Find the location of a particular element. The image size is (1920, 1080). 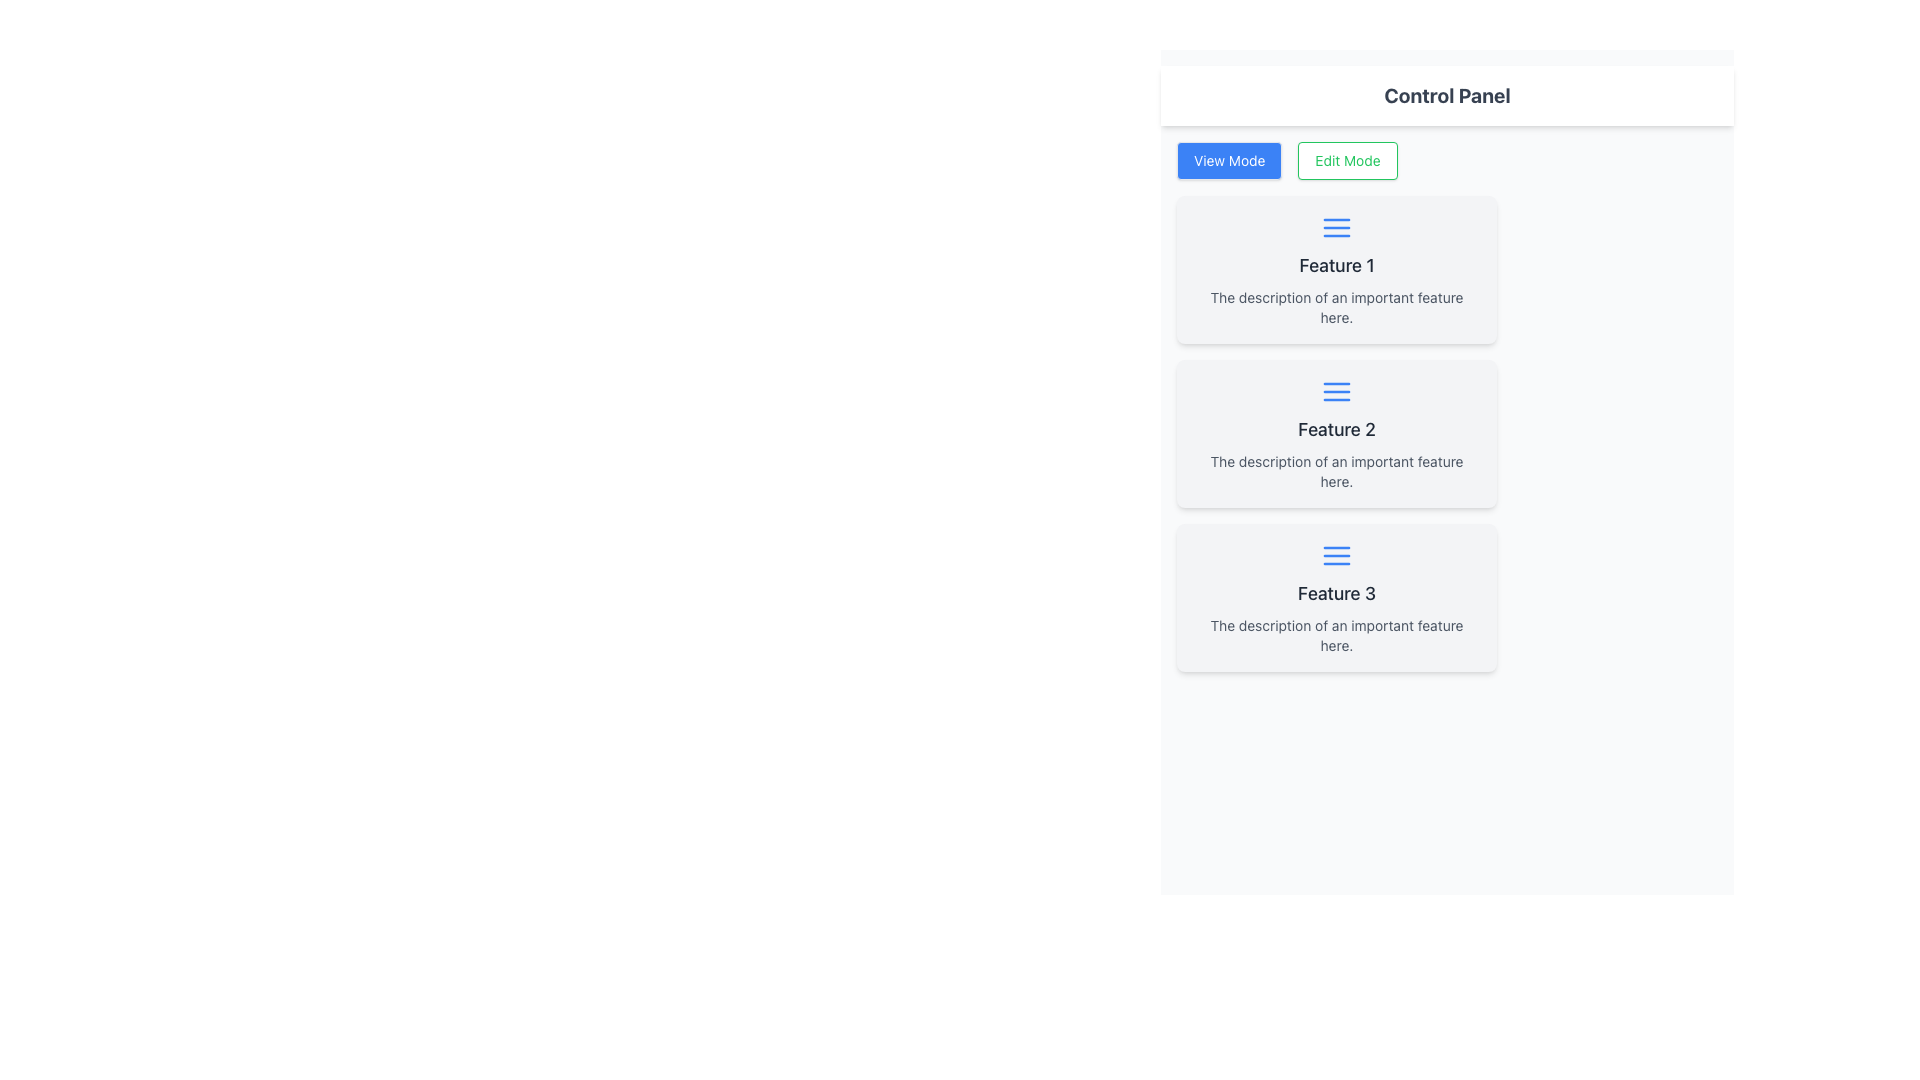

the decorative icon at the top center of the 'Feature 3' card, which indicates the feature's alignment or functionality is located at coordinates (1337, 555).